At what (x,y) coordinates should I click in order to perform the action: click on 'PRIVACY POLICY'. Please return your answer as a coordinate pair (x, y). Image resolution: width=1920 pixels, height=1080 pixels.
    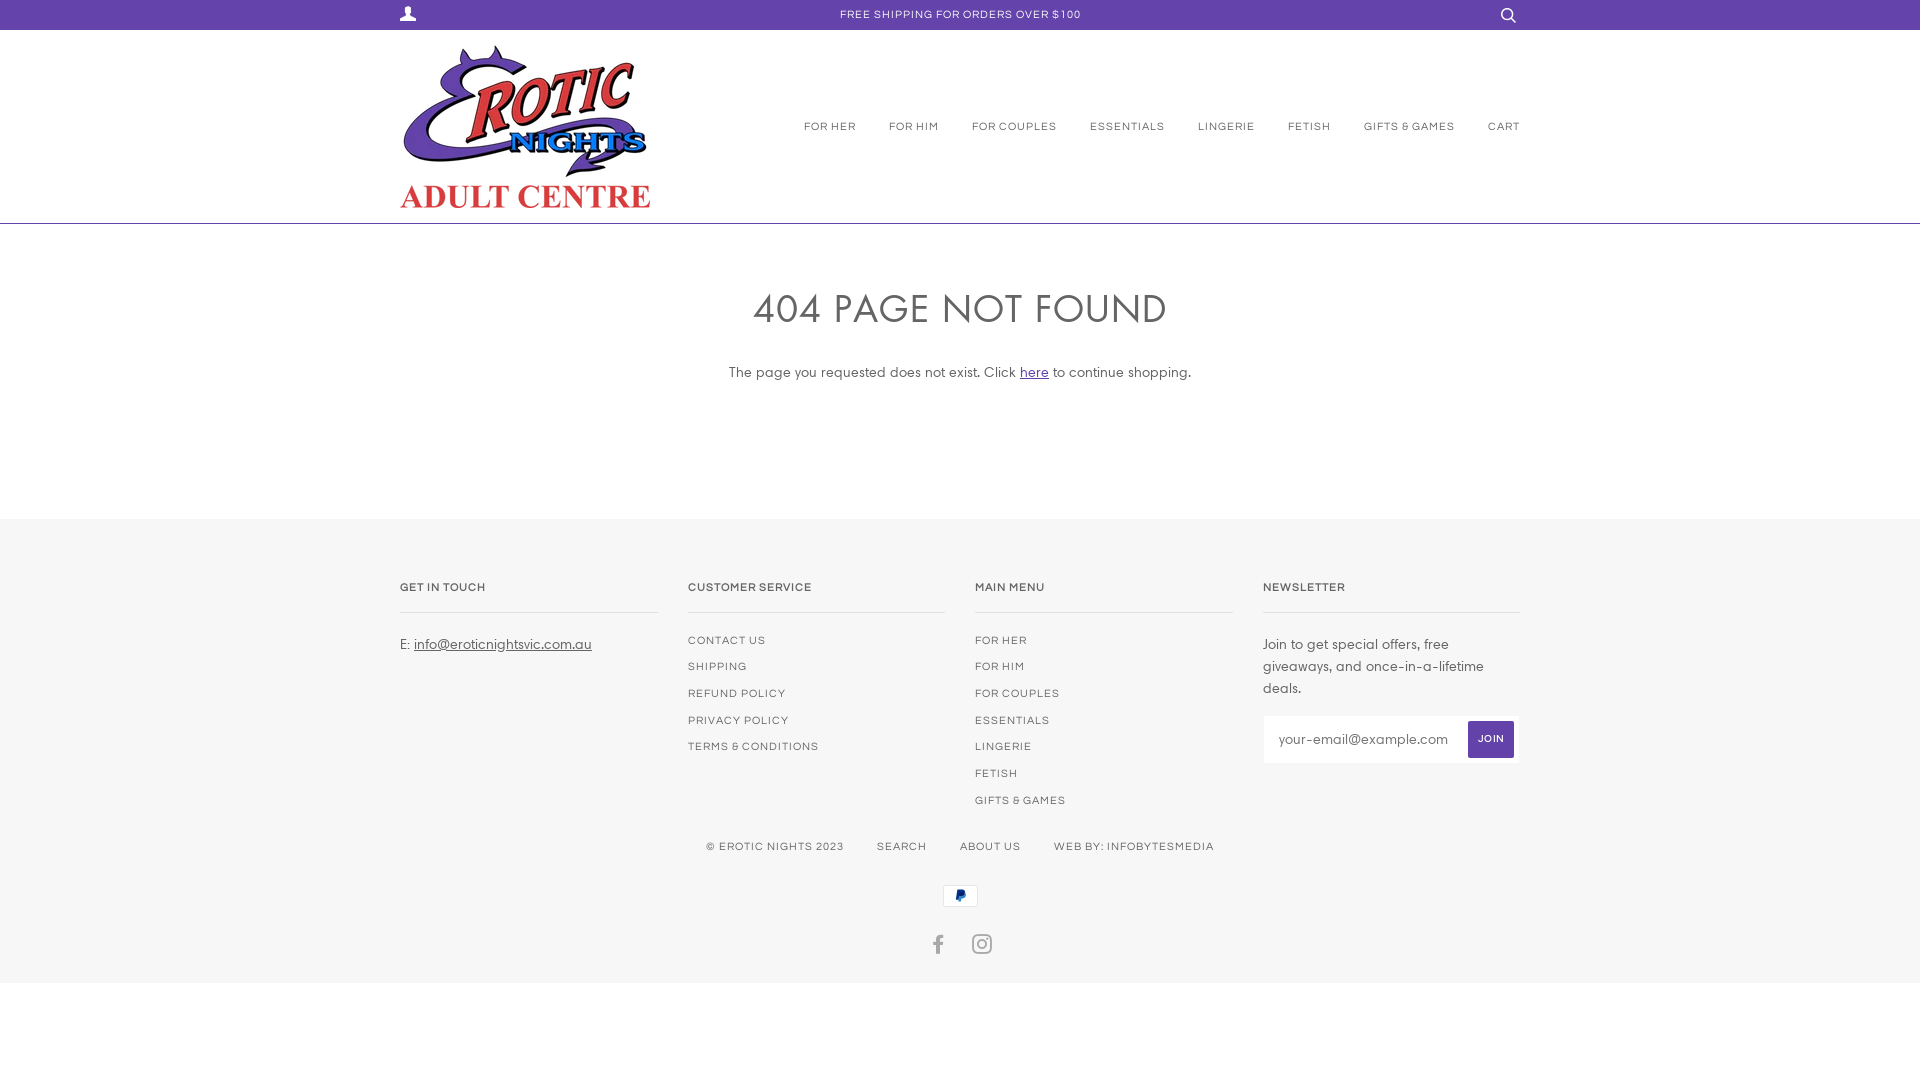
    Looking at the image, I should click on (737, 720).